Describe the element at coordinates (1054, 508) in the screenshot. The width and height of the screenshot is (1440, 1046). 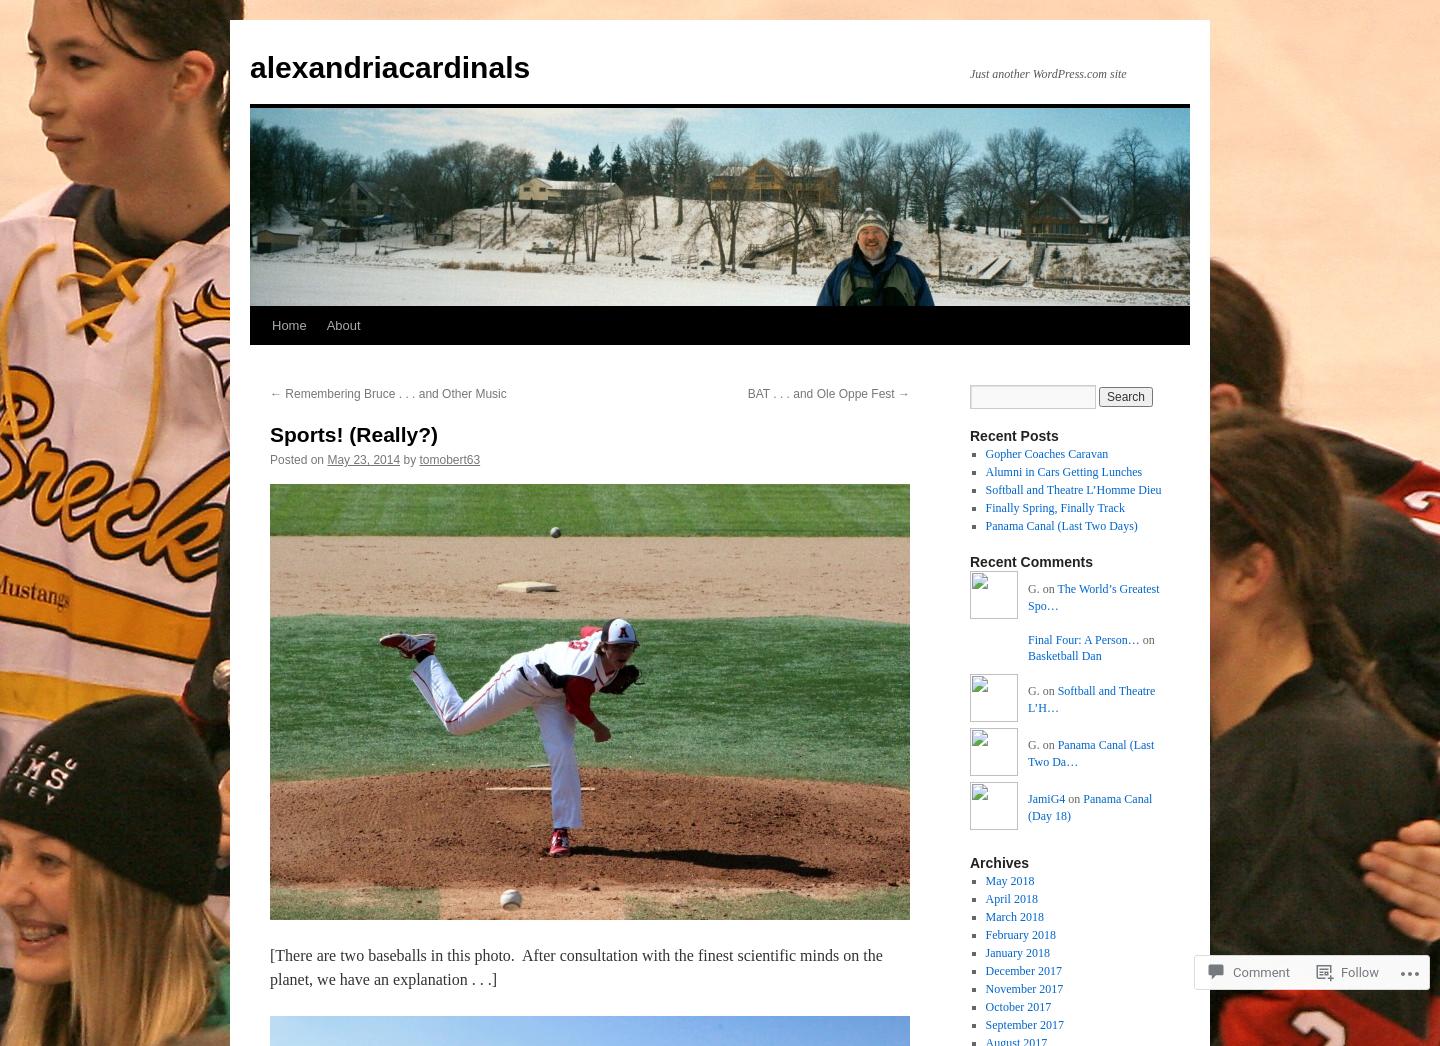
I see `'Finally Spring, Finally Track'` at that location.